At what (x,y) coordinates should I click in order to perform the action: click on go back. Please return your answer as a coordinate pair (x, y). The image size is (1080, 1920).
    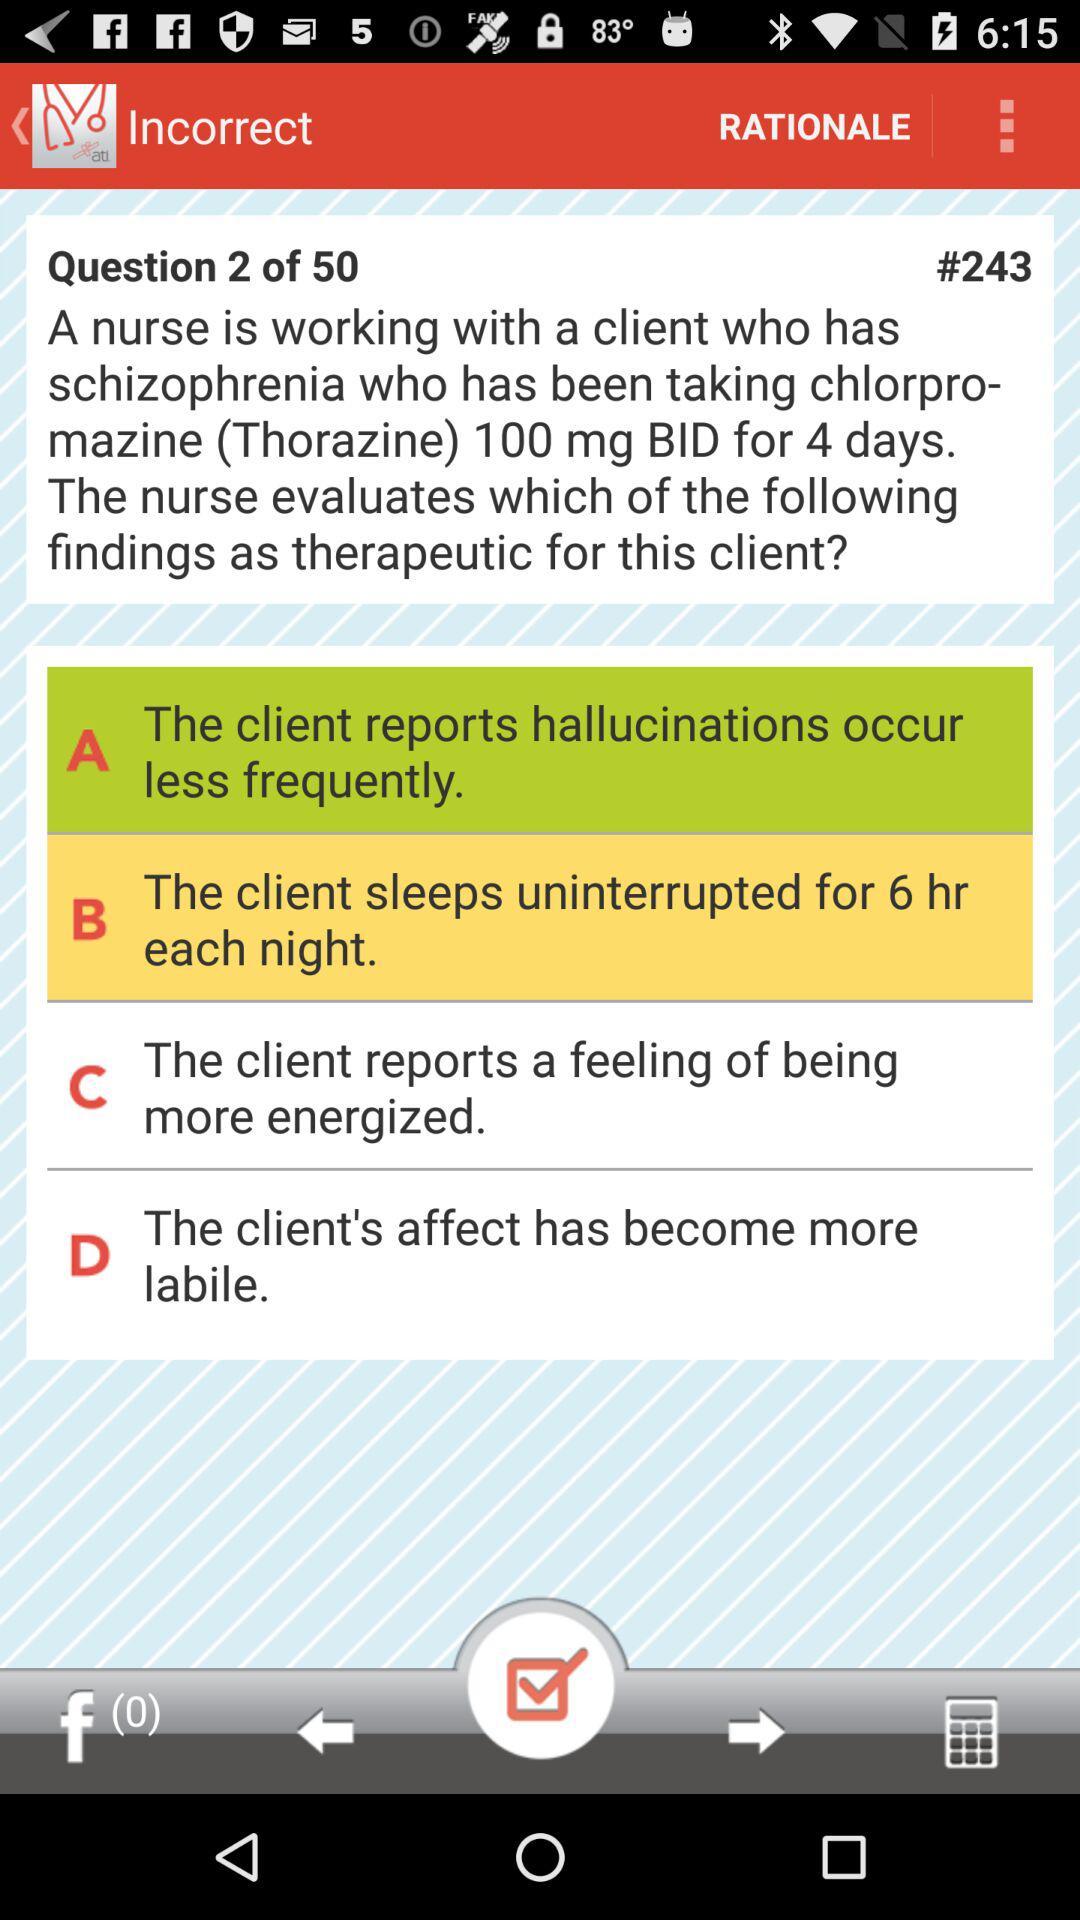
    Looking at the image, I should click on (323, 1730).